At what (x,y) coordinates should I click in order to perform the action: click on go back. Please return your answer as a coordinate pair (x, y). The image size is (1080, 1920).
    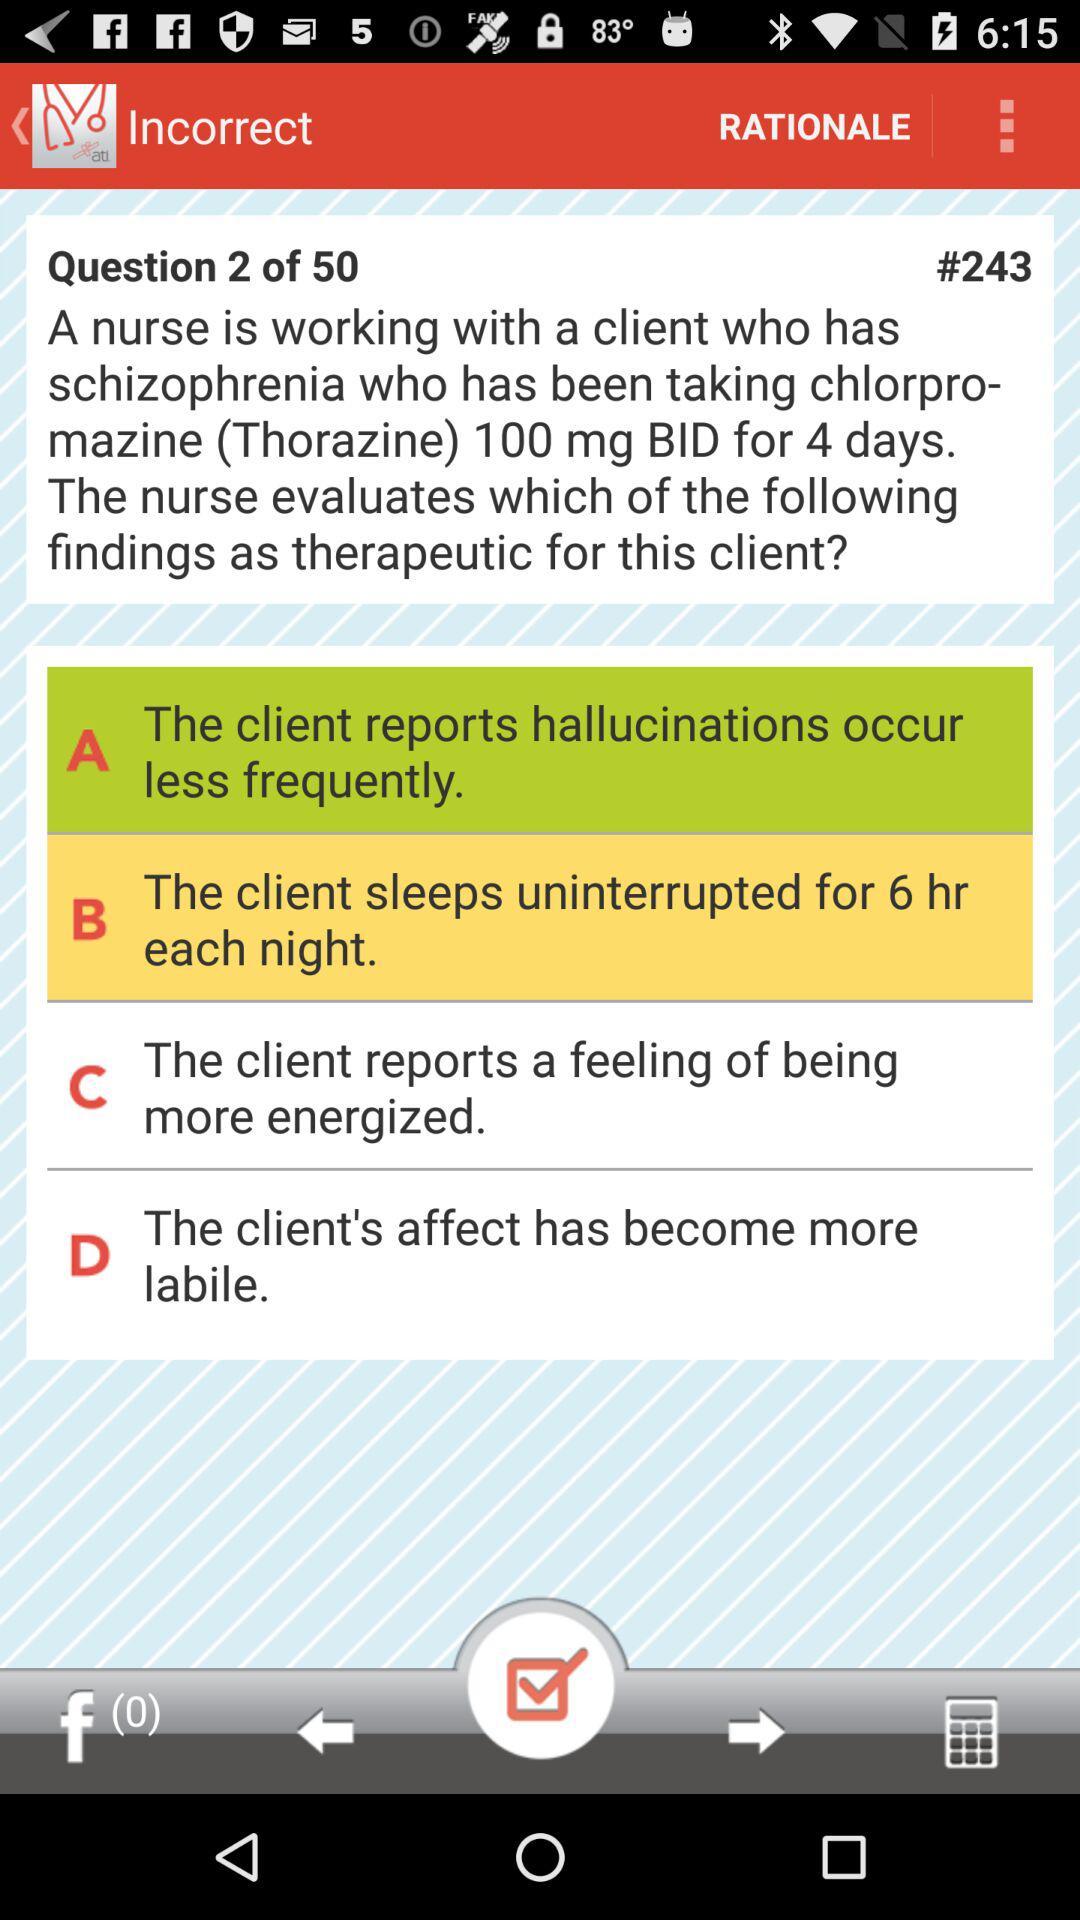
    Looking at the image, I should click on (323, 1730).